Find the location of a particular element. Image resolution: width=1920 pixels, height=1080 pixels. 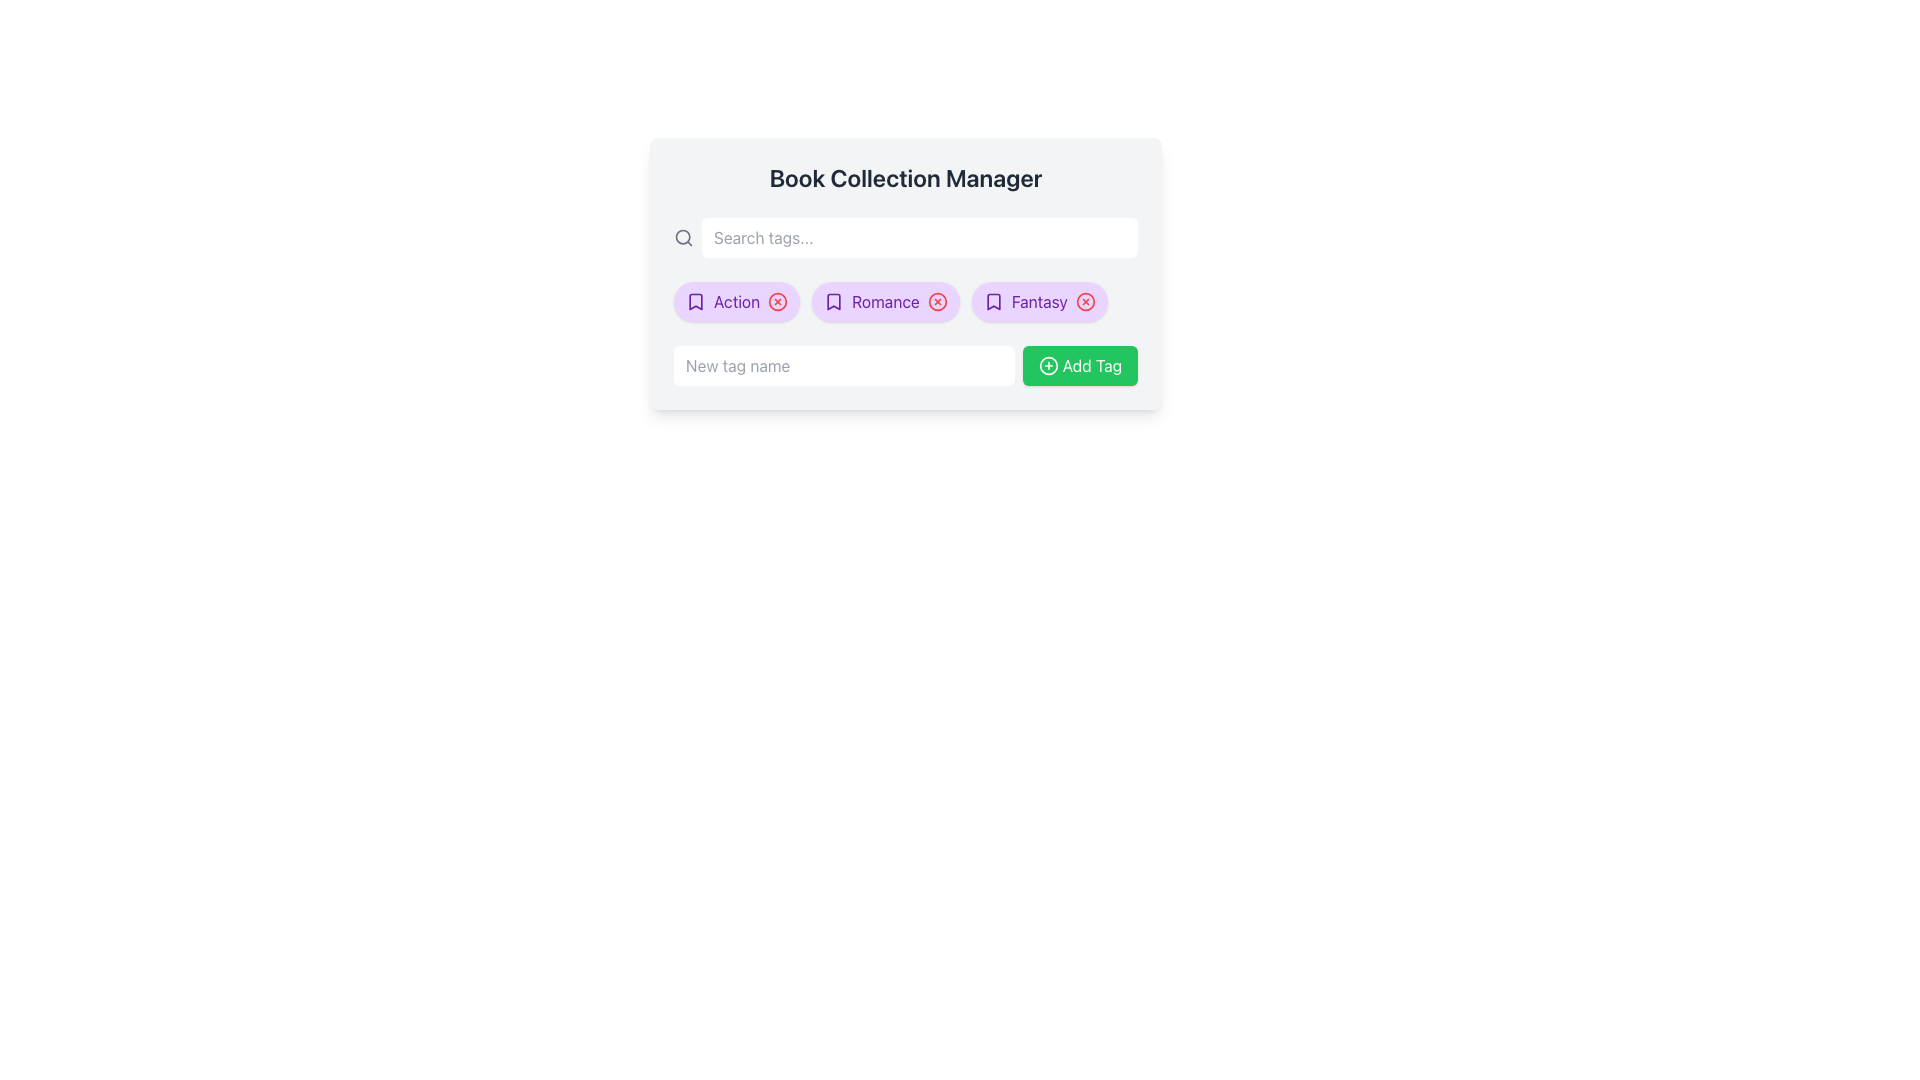

the bookmark icon within the 'Fantasy' tag, positioned to the left of the close (x) icon is located at coordinates (993, 301).